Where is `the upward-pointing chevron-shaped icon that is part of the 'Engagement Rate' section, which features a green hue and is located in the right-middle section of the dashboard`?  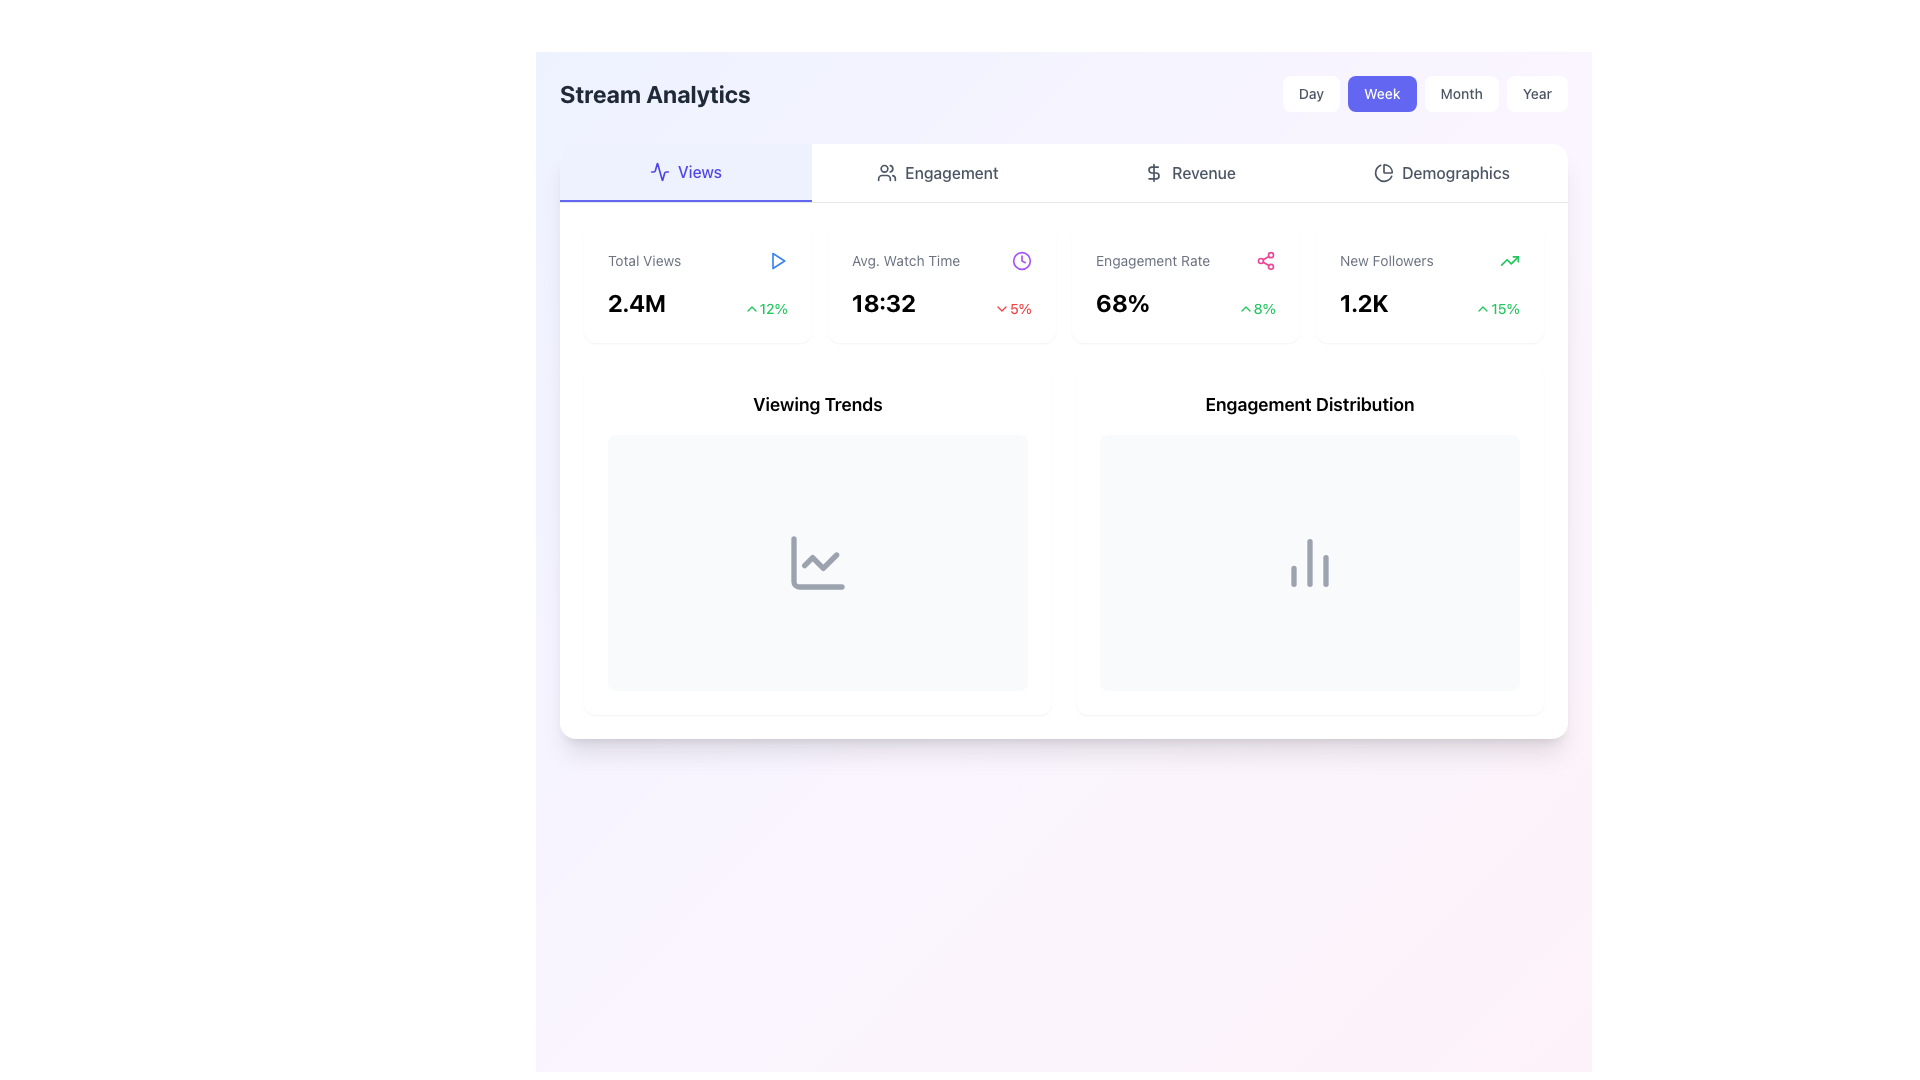 the upward-pointing chevron-shaped icon that is part of the 'Engagement Rate' section, which features a green hue and is located in the right-middle section of the dashboard is located at coordinates (1244, 308).